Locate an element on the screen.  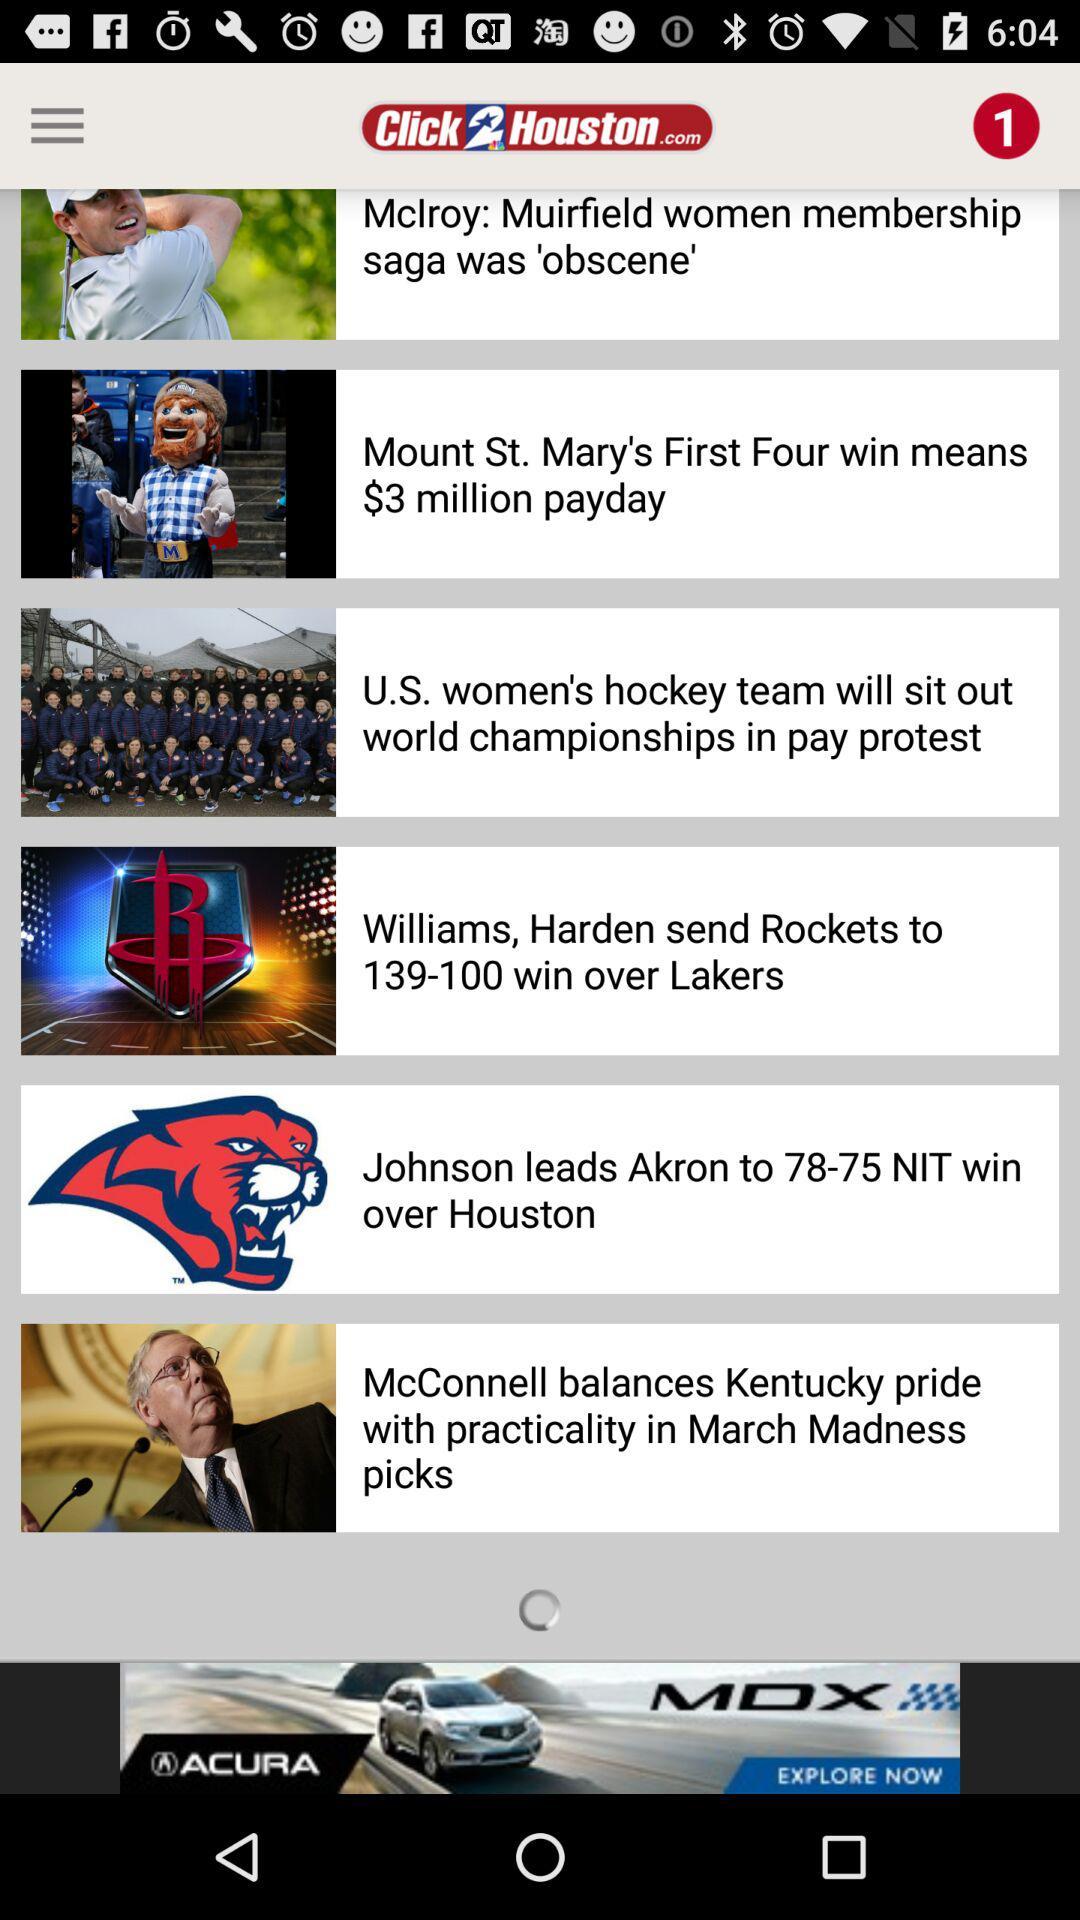
the last second image is located at coordinates (177, 1189).